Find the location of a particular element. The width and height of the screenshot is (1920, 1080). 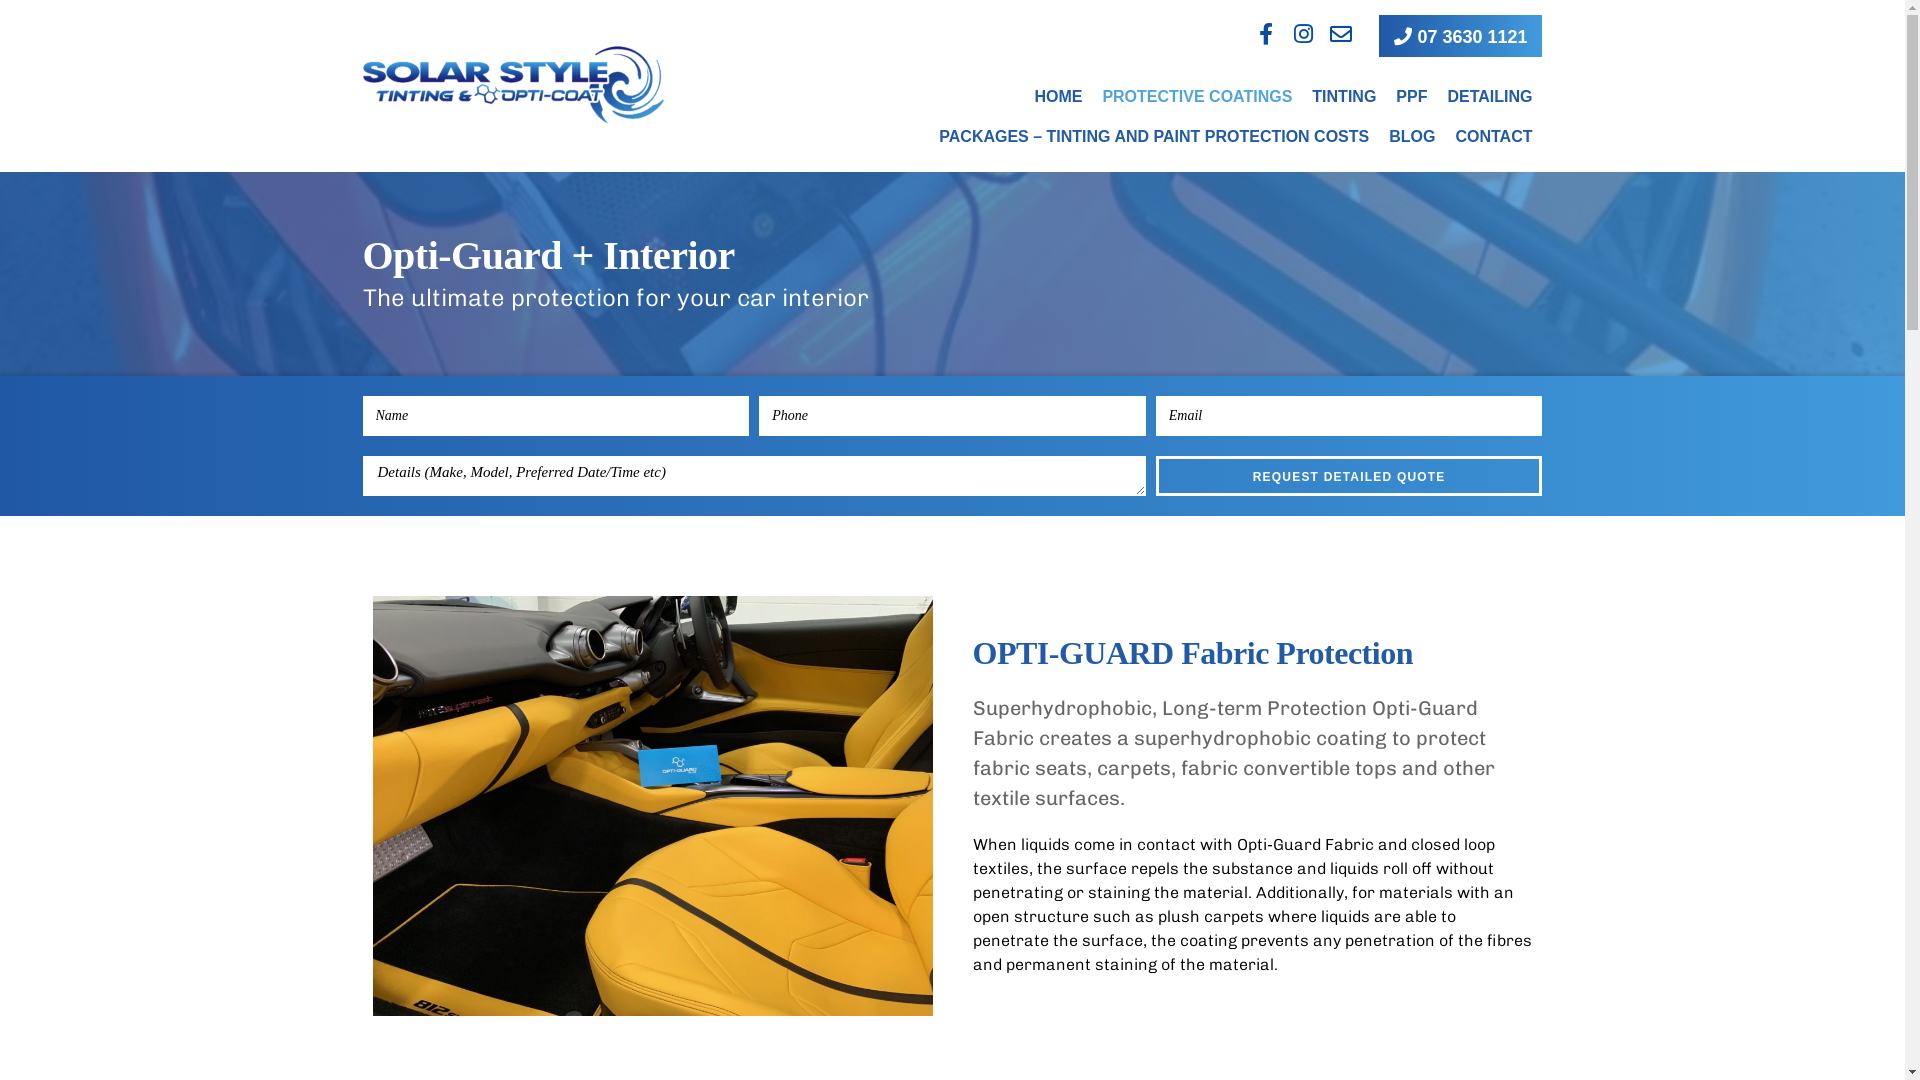

'PPF' is located at coordinates (1410, 96).